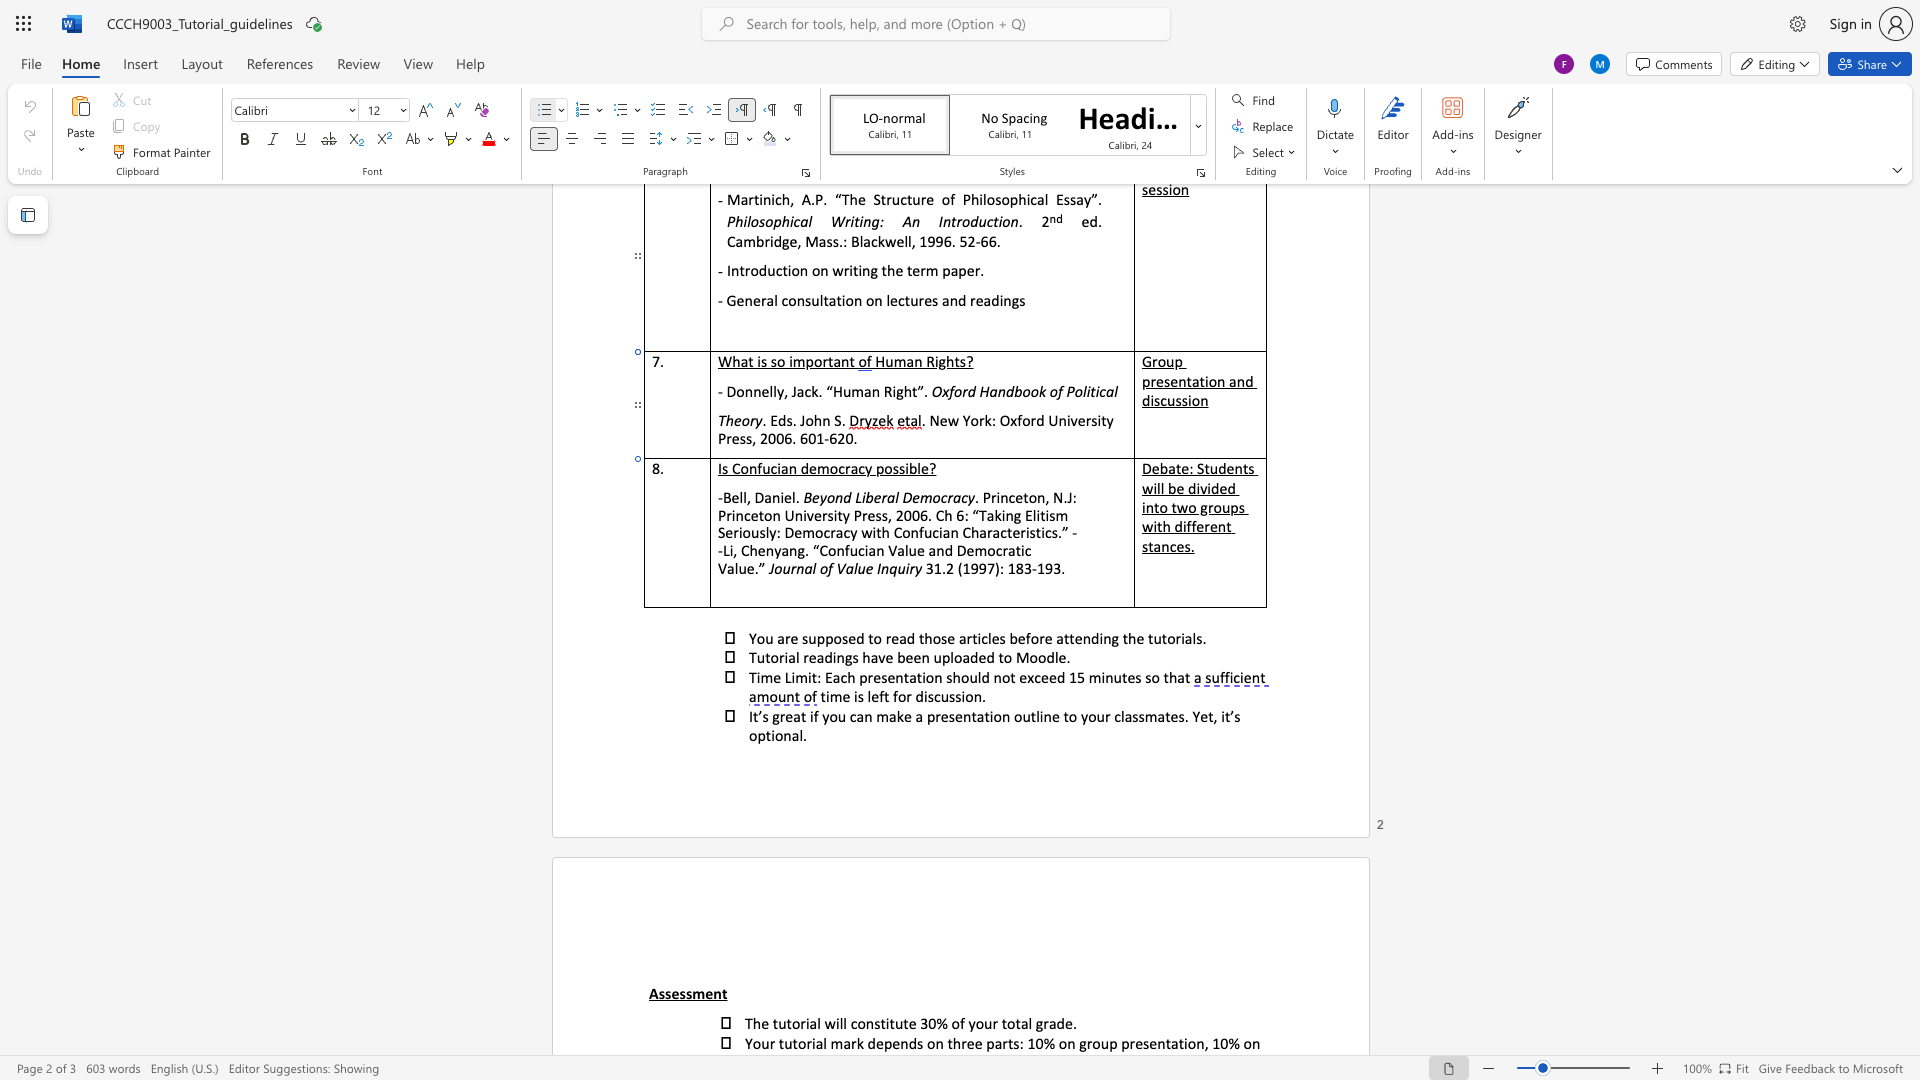 This screenshot has width=1920, height=1080. I want to click on the 3th character "o" in the text, so click(1018, 715).